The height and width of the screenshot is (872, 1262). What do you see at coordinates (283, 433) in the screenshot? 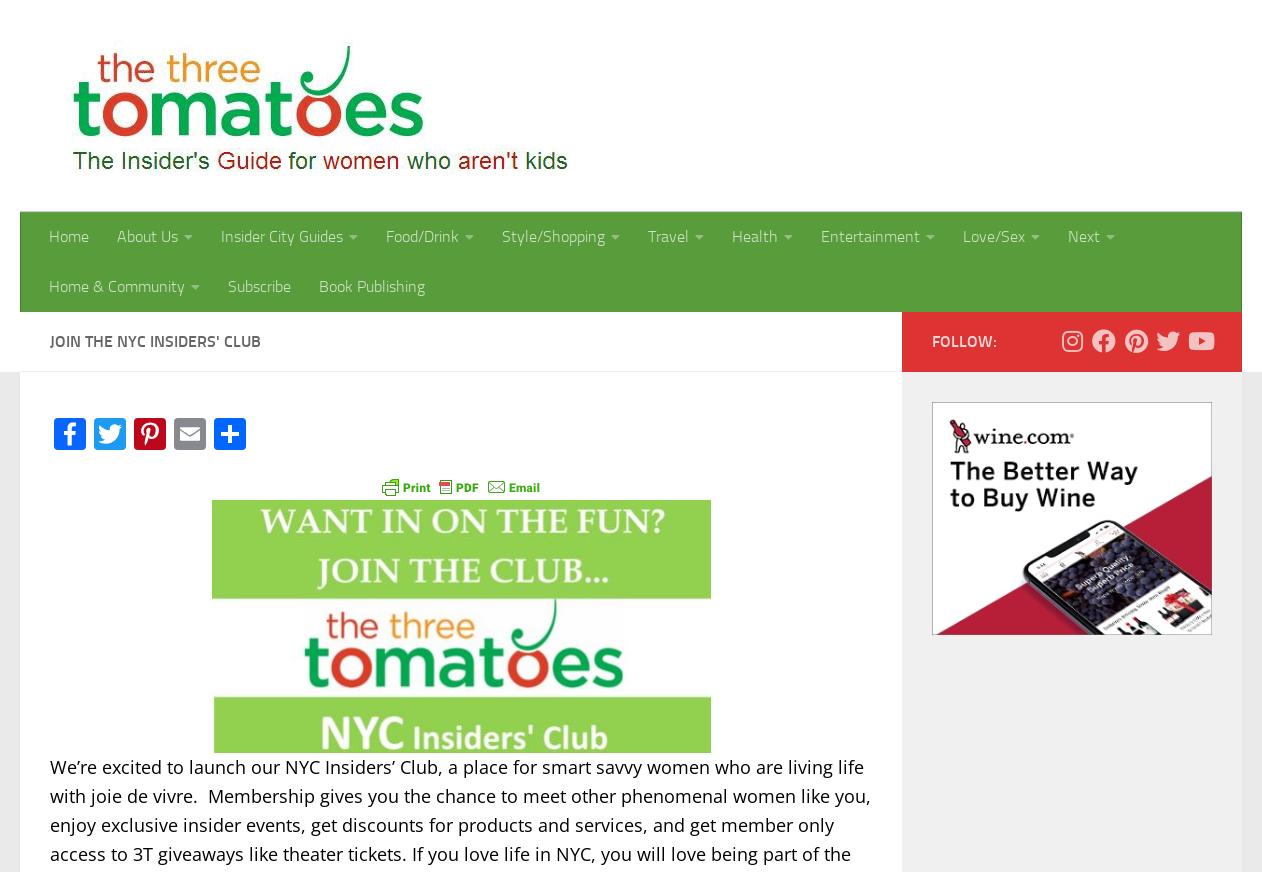
I see `'Share'` at bounding box center [283, 433].